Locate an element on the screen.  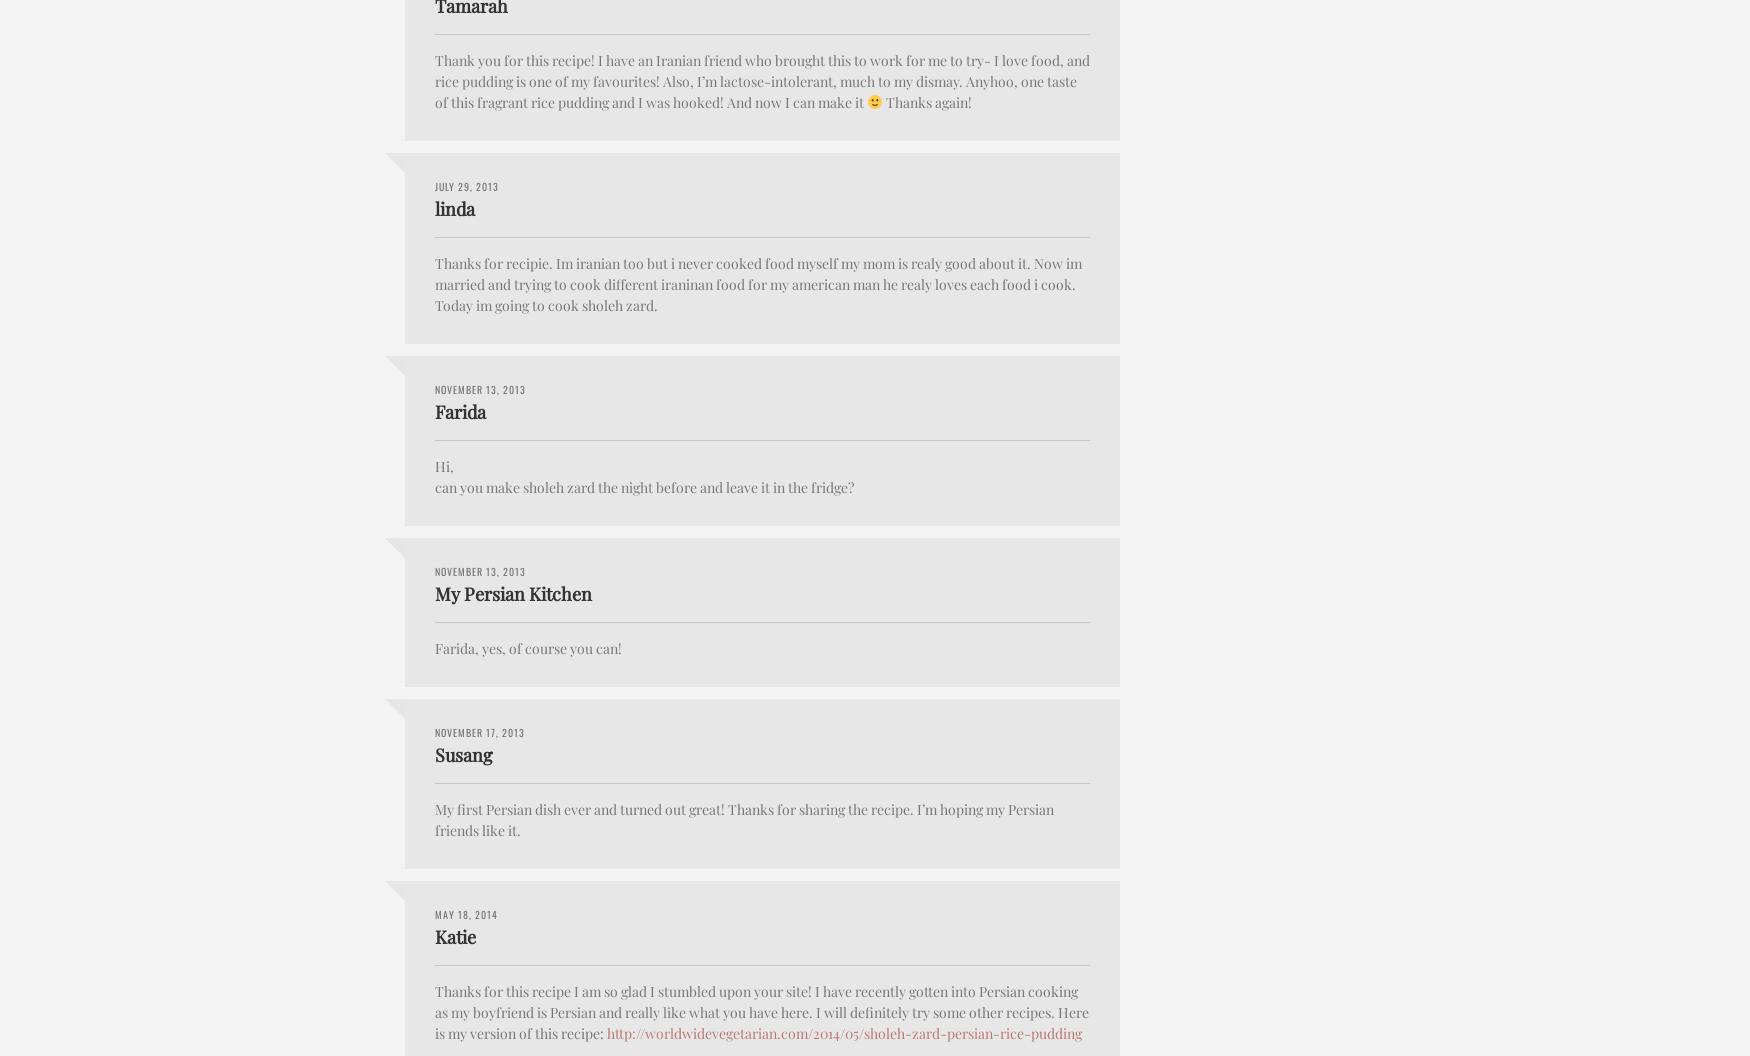
'November 17, 2013' is located at coordinates (480, 730).